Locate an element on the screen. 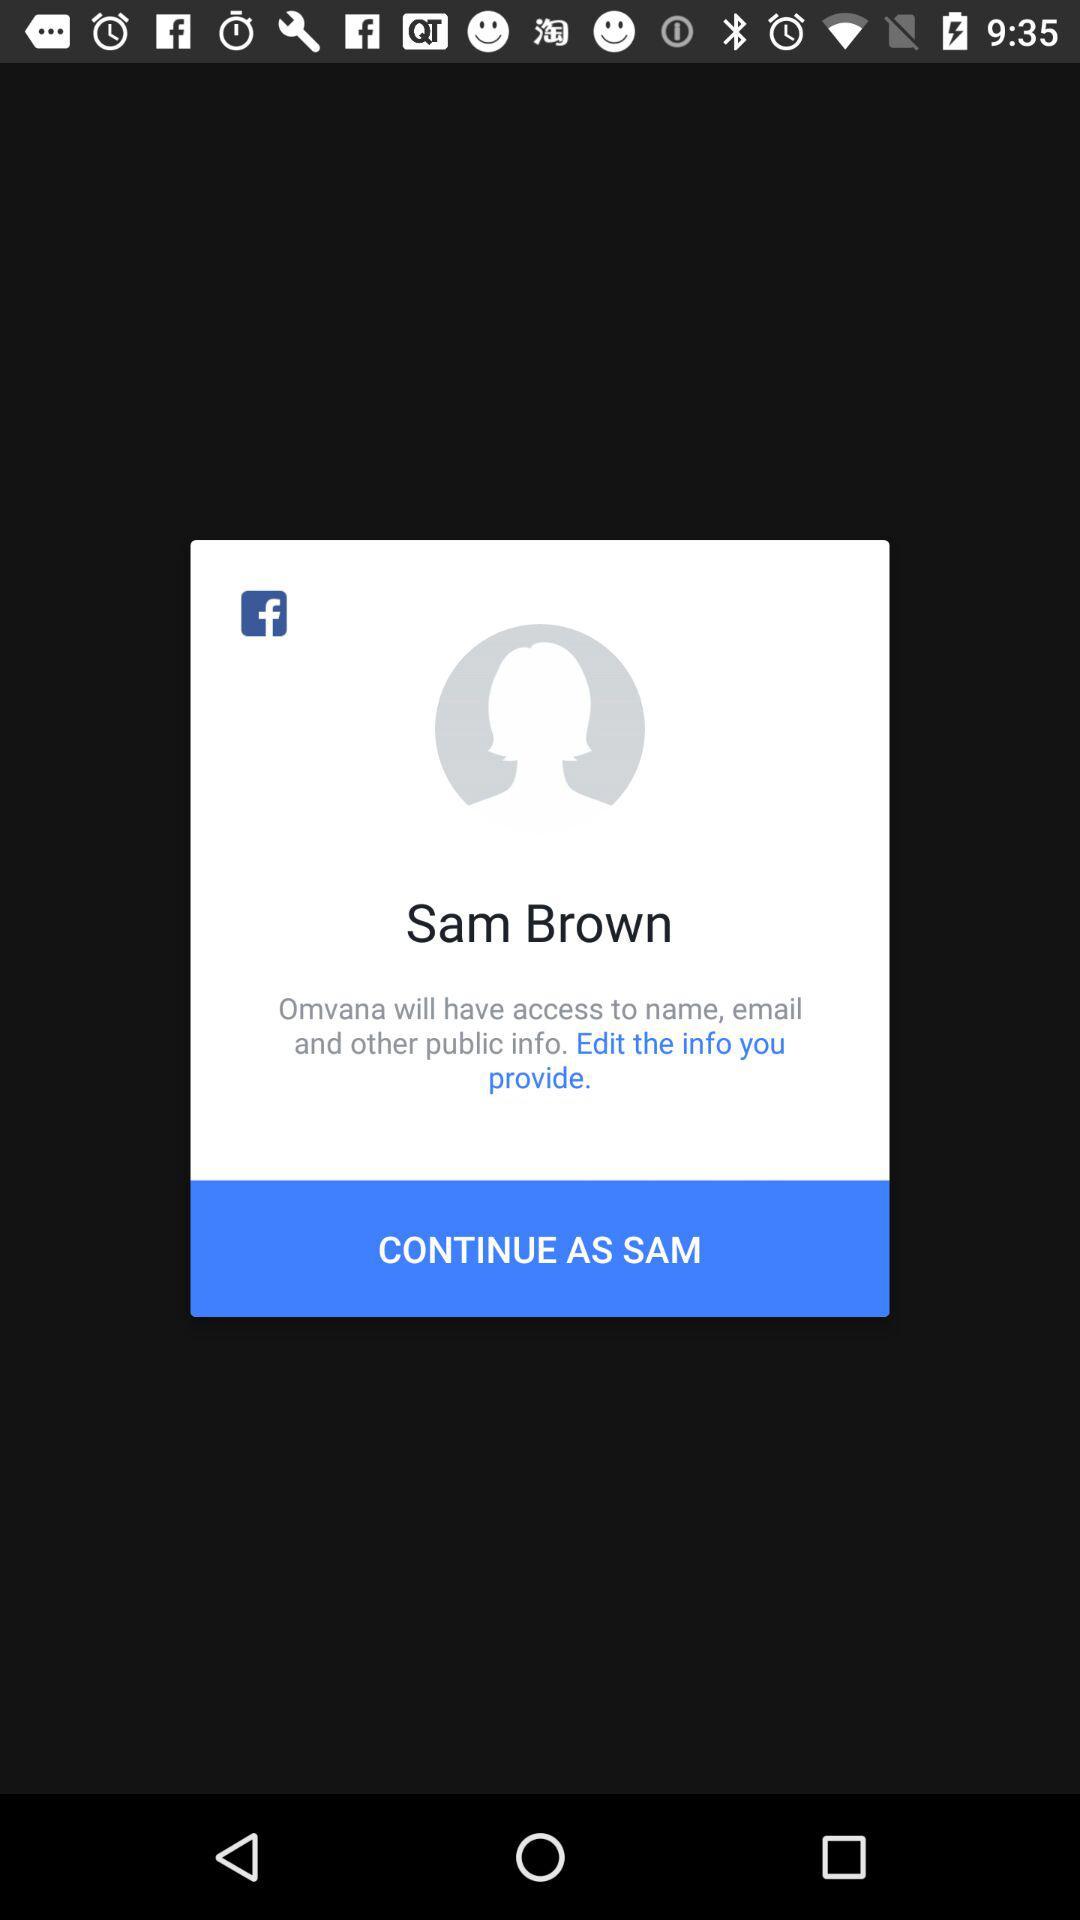 The width and height of the screenshot is (1080, 1920). continue as sam icon is located at coordinates (540, 1247).